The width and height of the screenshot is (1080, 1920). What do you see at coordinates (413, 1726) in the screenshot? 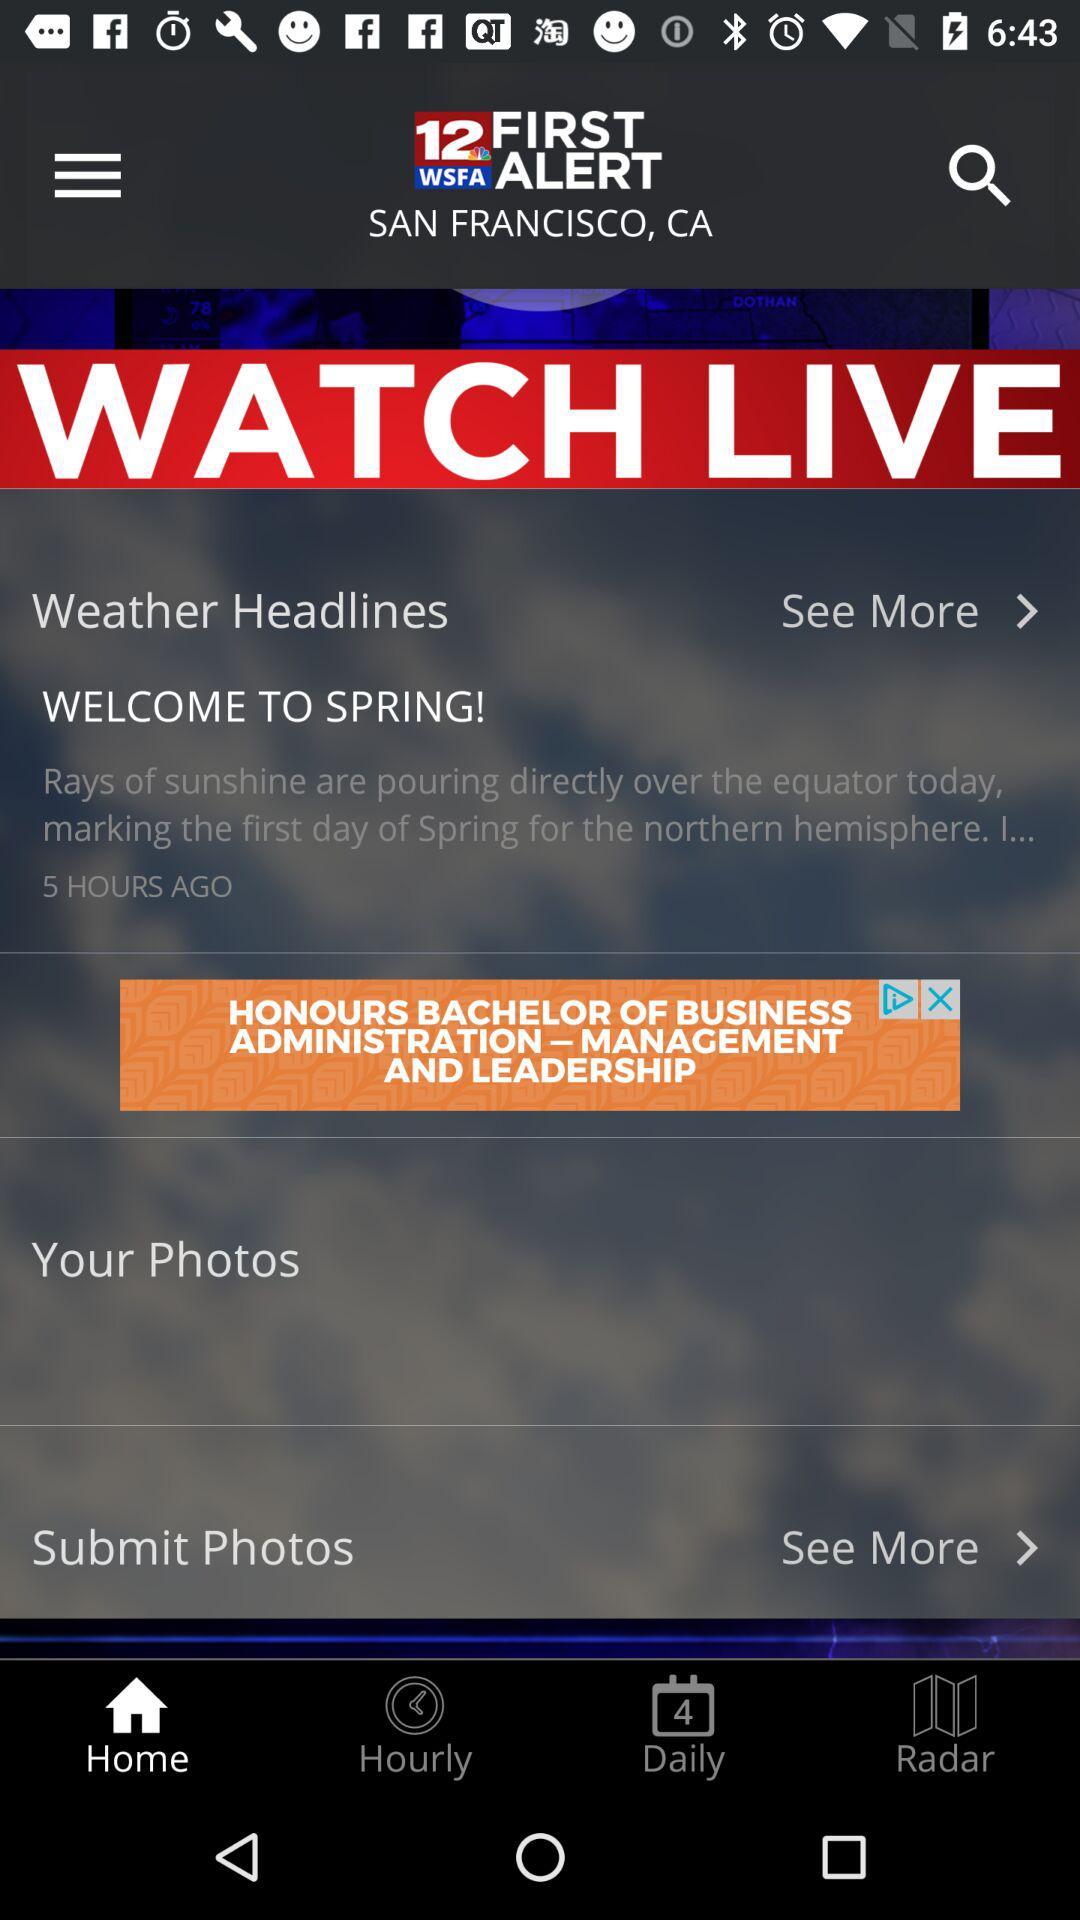
I see `the icon next to the daily radio button` at bounding box center [413, 1726].